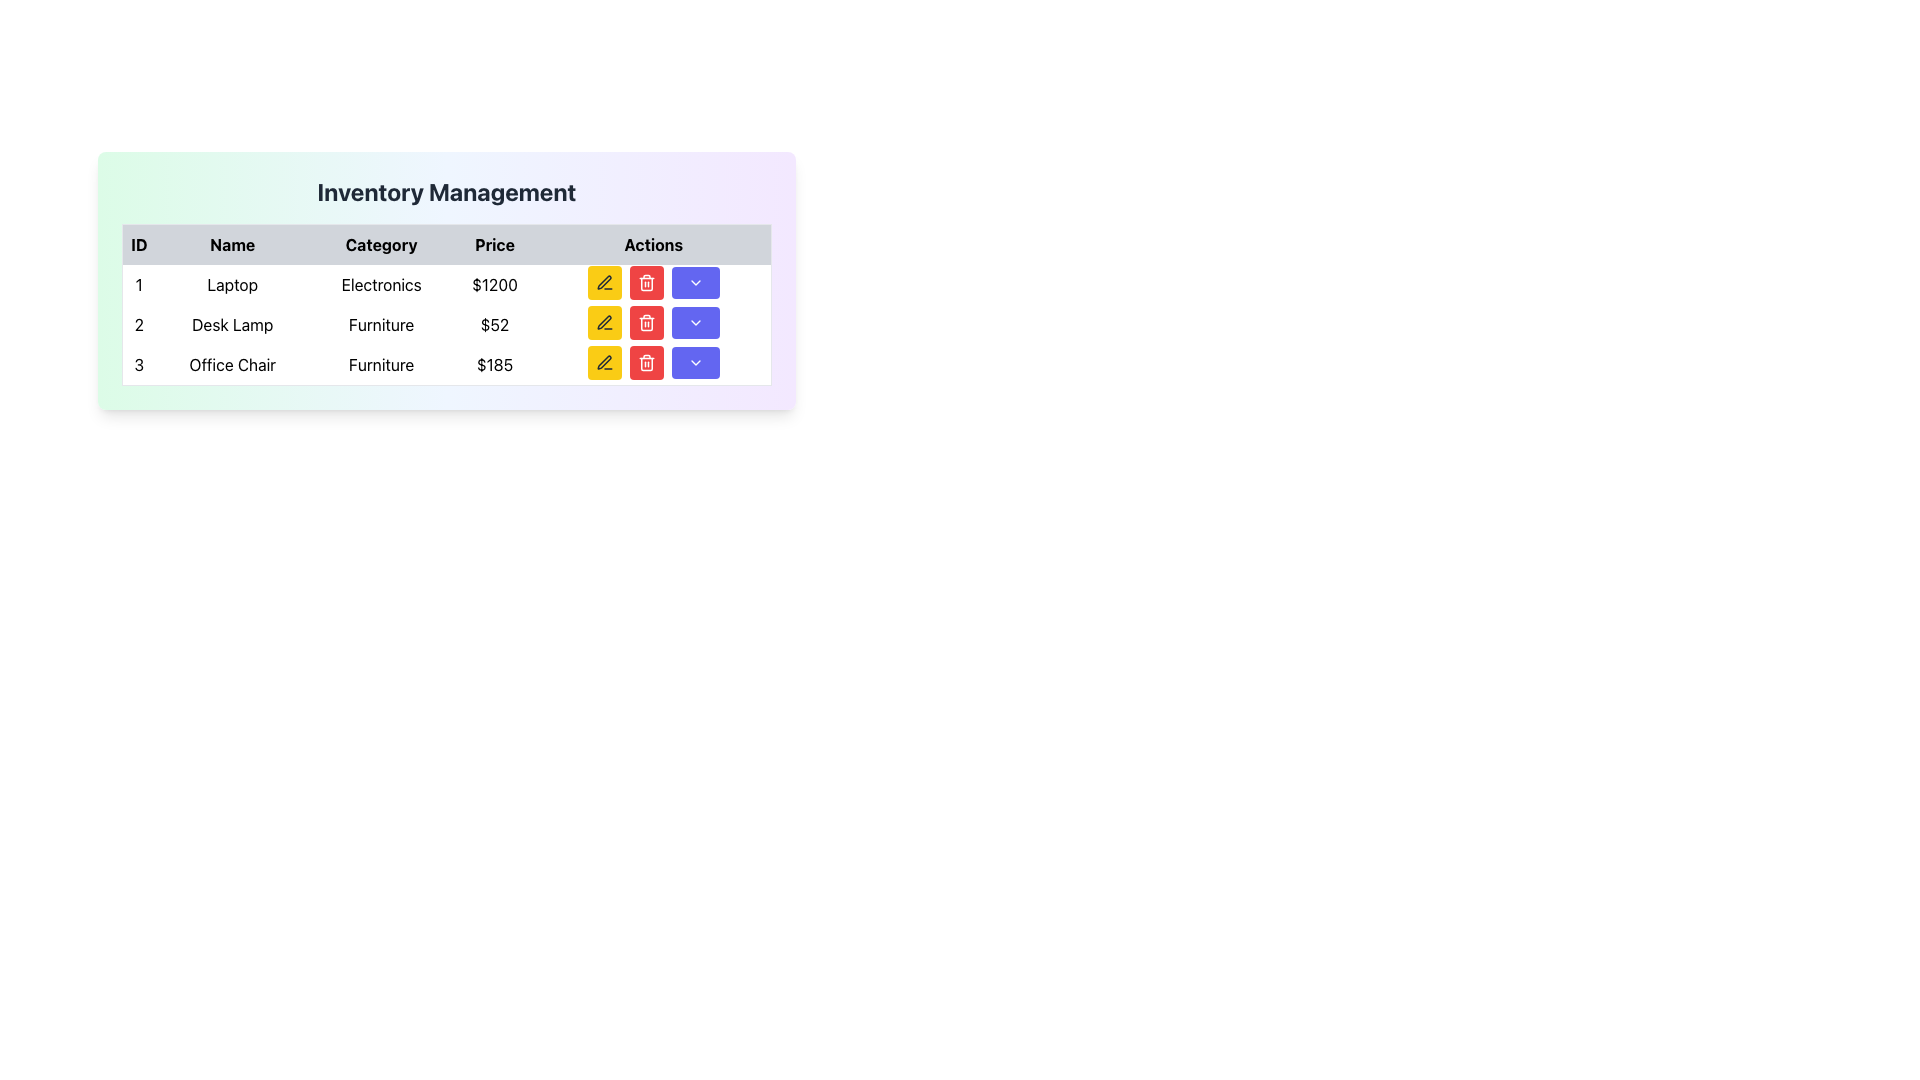 This screenshot has height=1080, width=1920. What do you see at coordinates (494, 323) in the screenshot?
I see `displayed static text showing the price '$52' for the 'Desk Lamp' item, located in the fourth column of the second row under the 'Price' column` at bounding box center [494, 323].